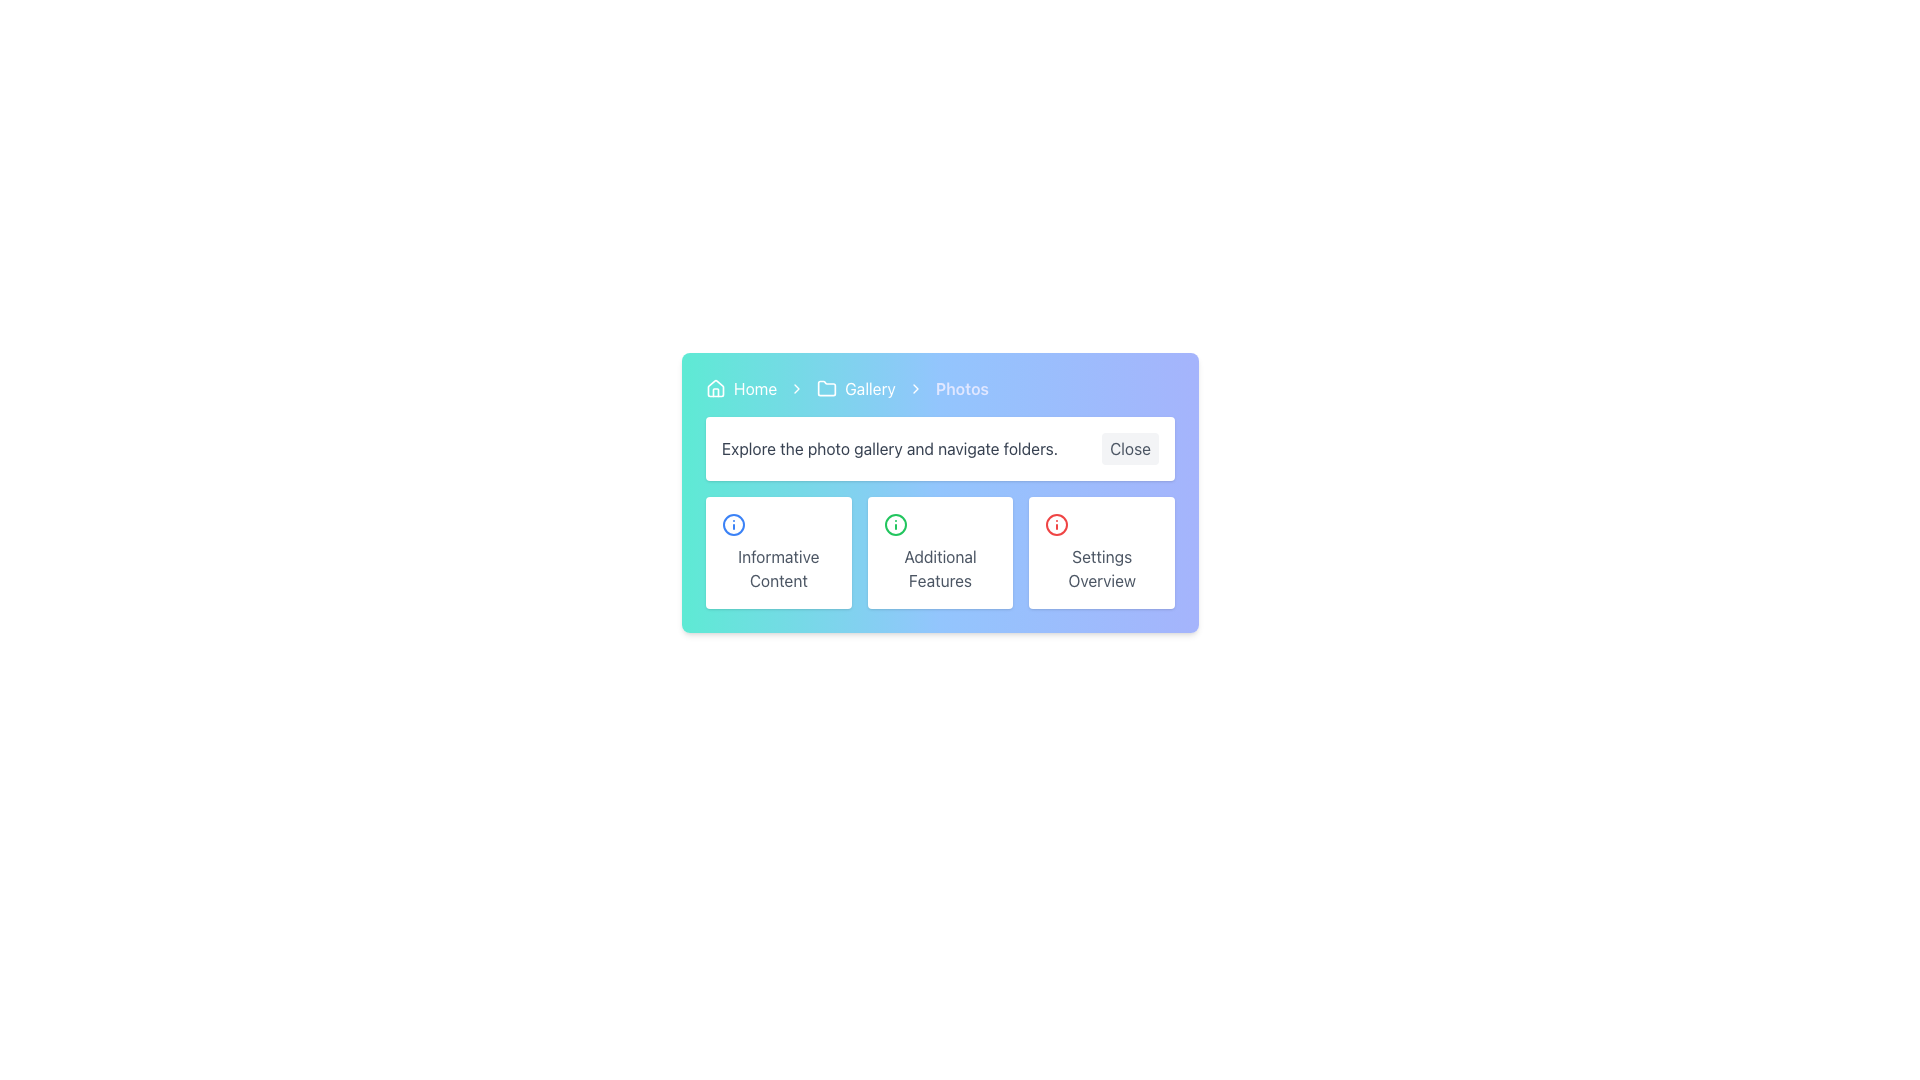  What do you see at coordinates (870, 389) in the screenshot?
I see `the navigation step represented` at bounding box center [870, 389].